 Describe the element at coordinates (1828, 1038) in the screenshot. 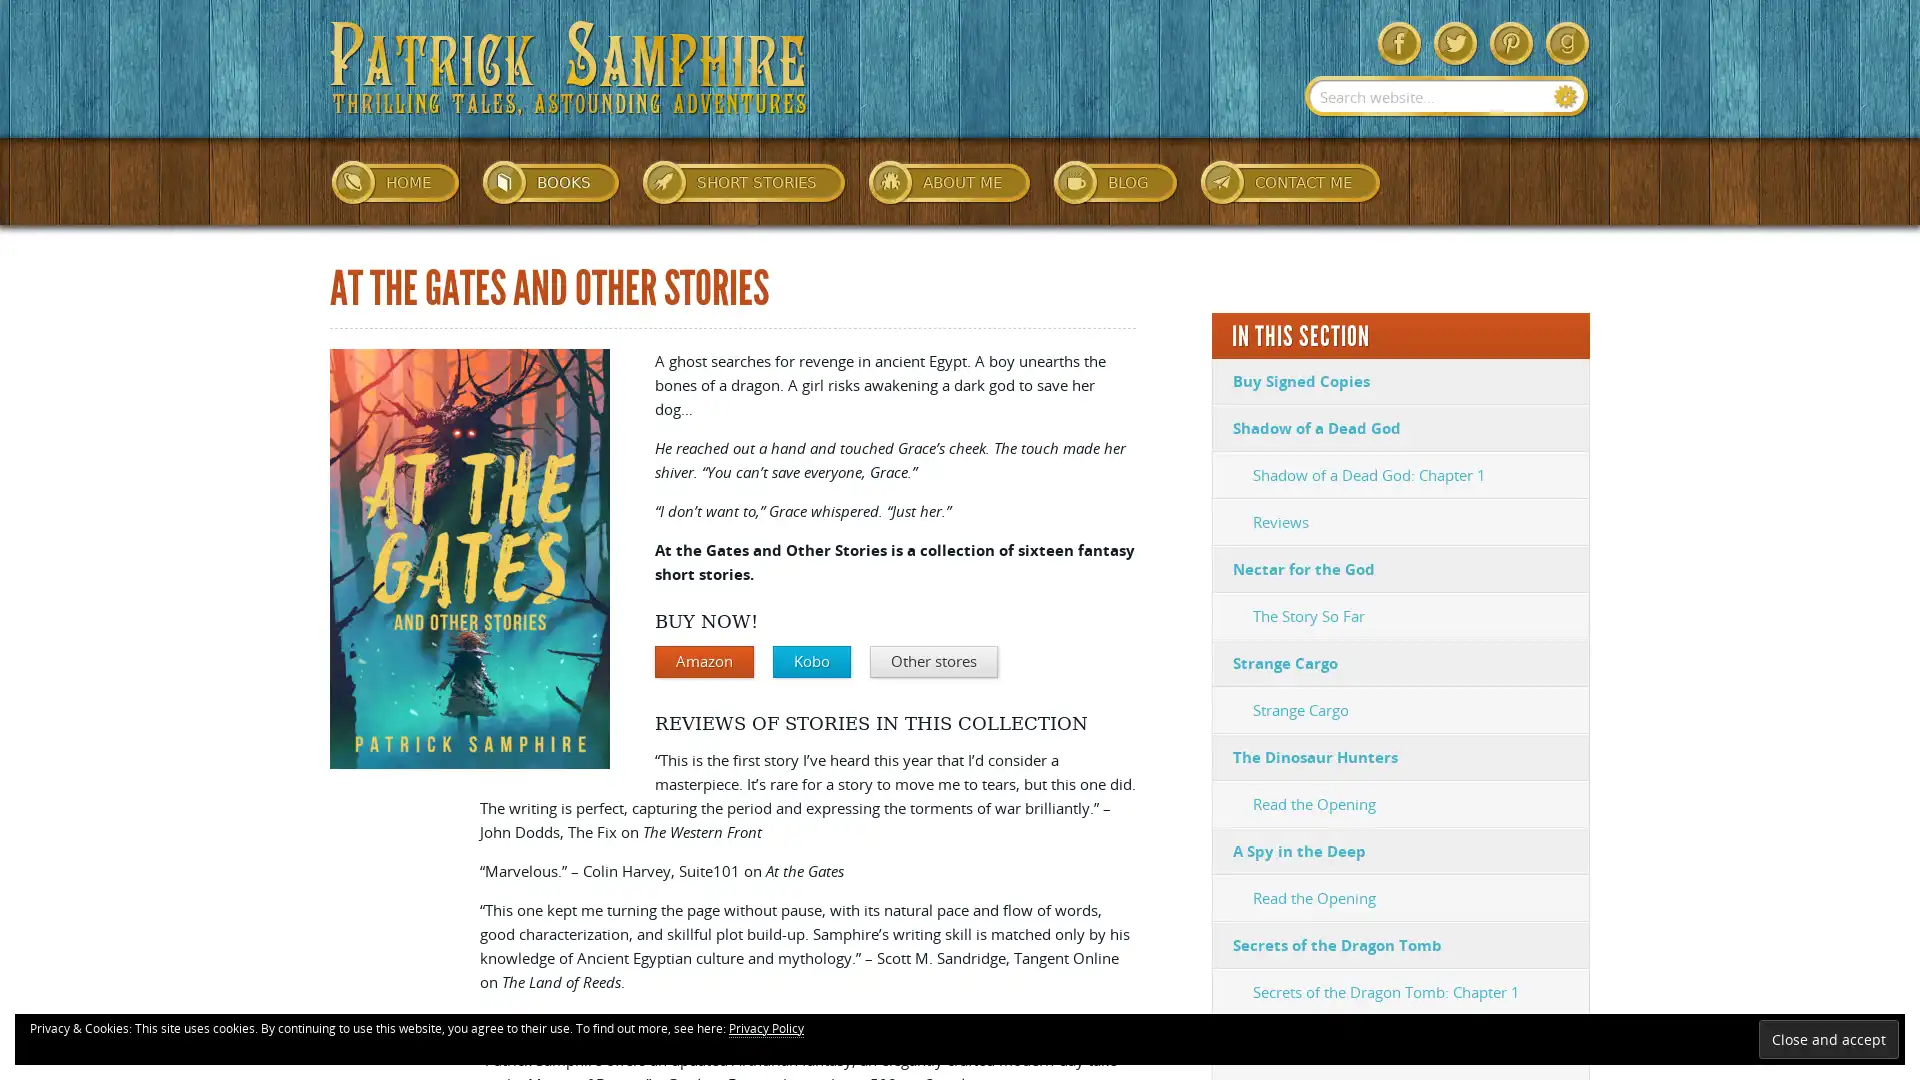

I see `Close and accept` at that location.